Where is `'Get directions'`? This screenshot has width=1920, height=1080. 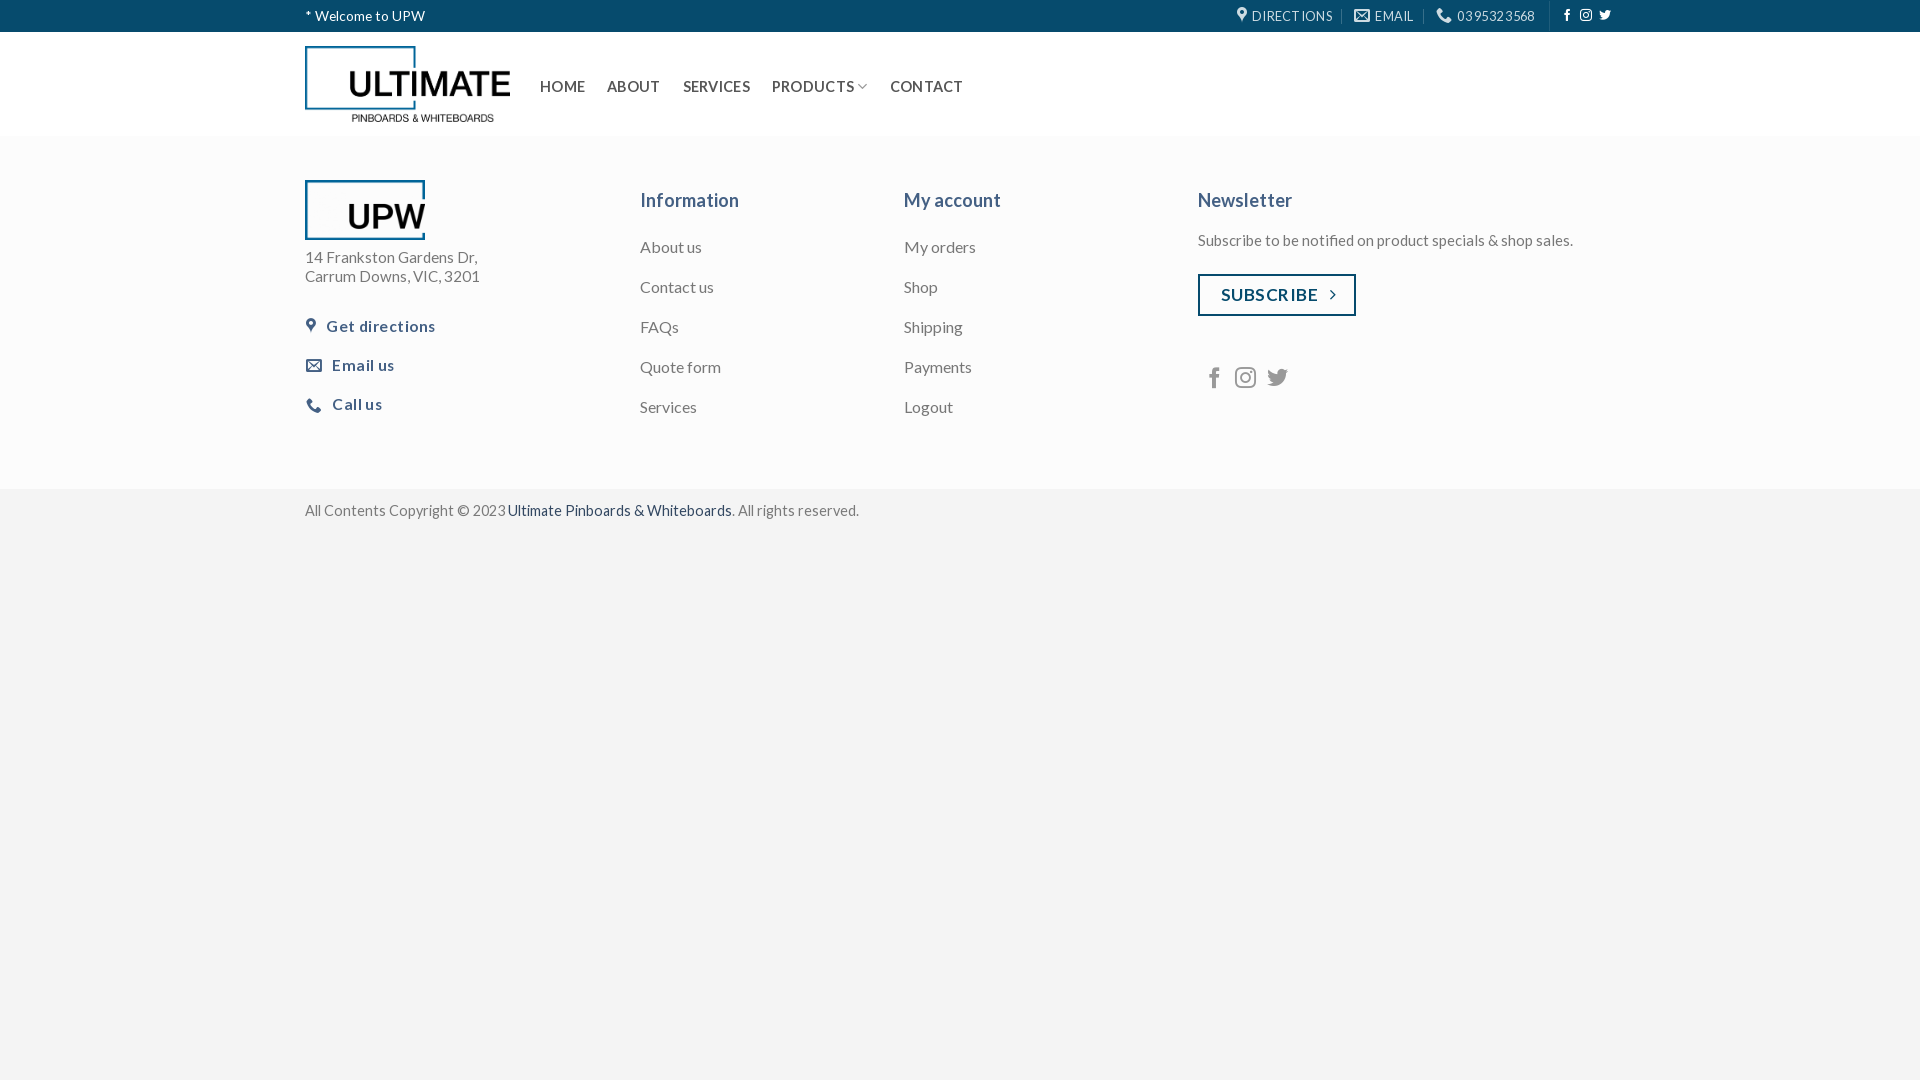 'Get directions' is located at coordinates (371, 325).